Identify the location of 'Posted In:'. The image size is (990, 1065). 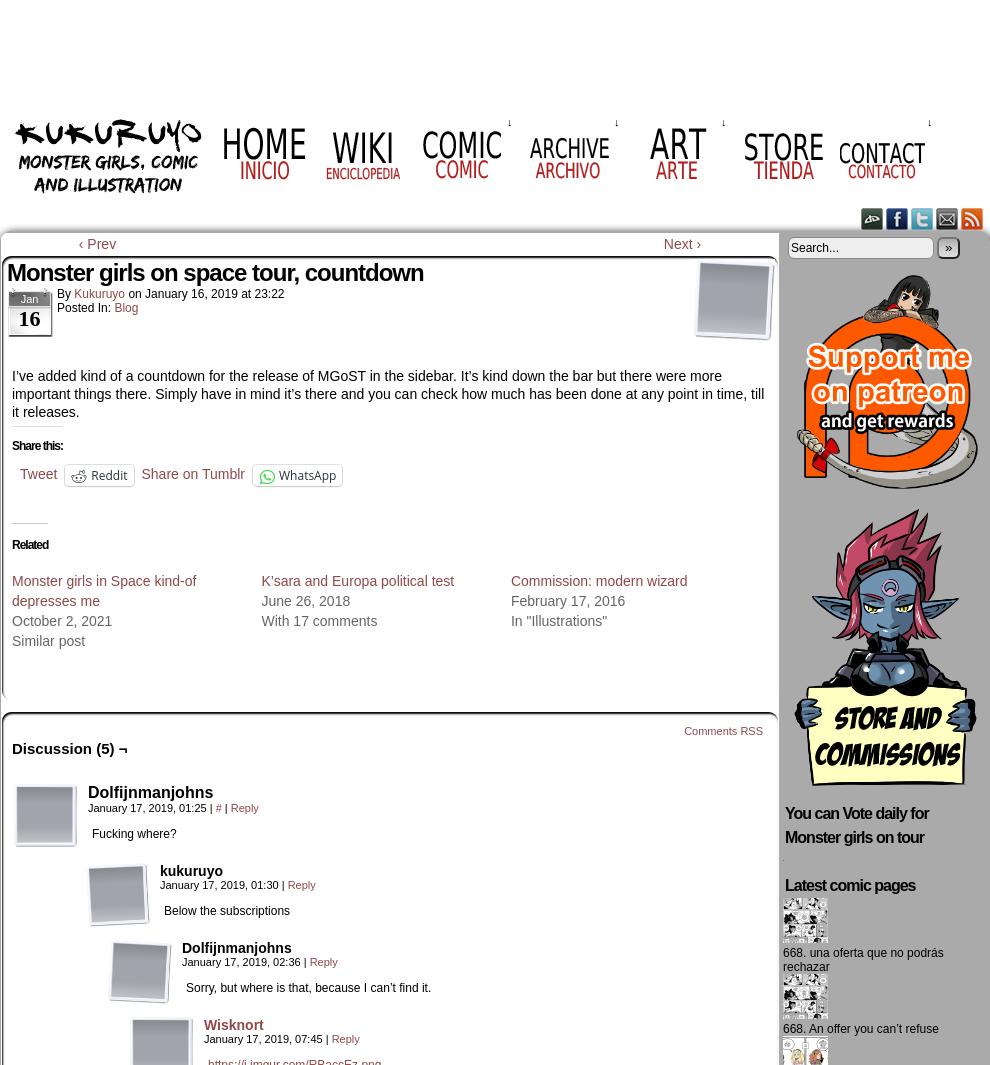
(85, 306).